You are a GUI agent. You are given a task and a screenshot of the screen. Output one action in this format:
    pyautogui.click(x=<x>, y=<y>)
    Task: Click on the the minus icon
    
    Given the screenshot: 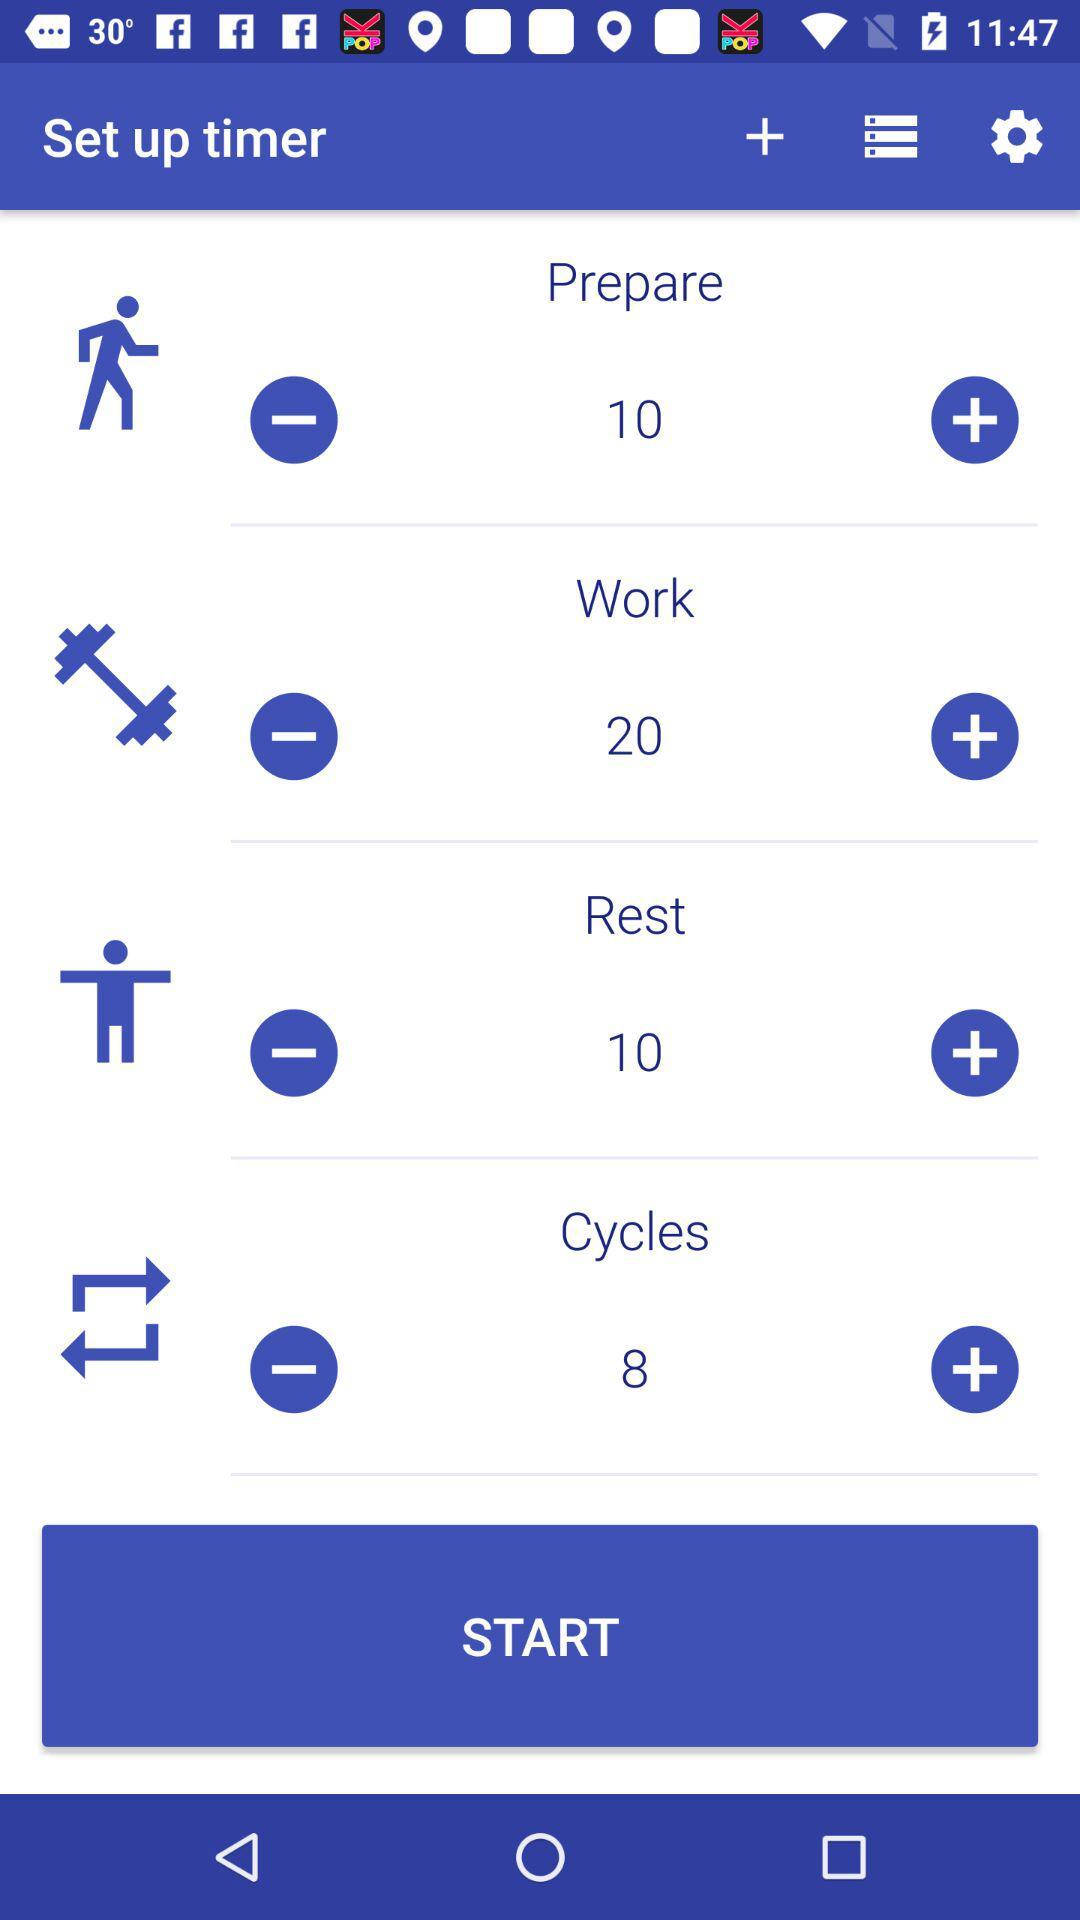 What is the action you would take?
    pyautogui.click(x=293, y=419)
    